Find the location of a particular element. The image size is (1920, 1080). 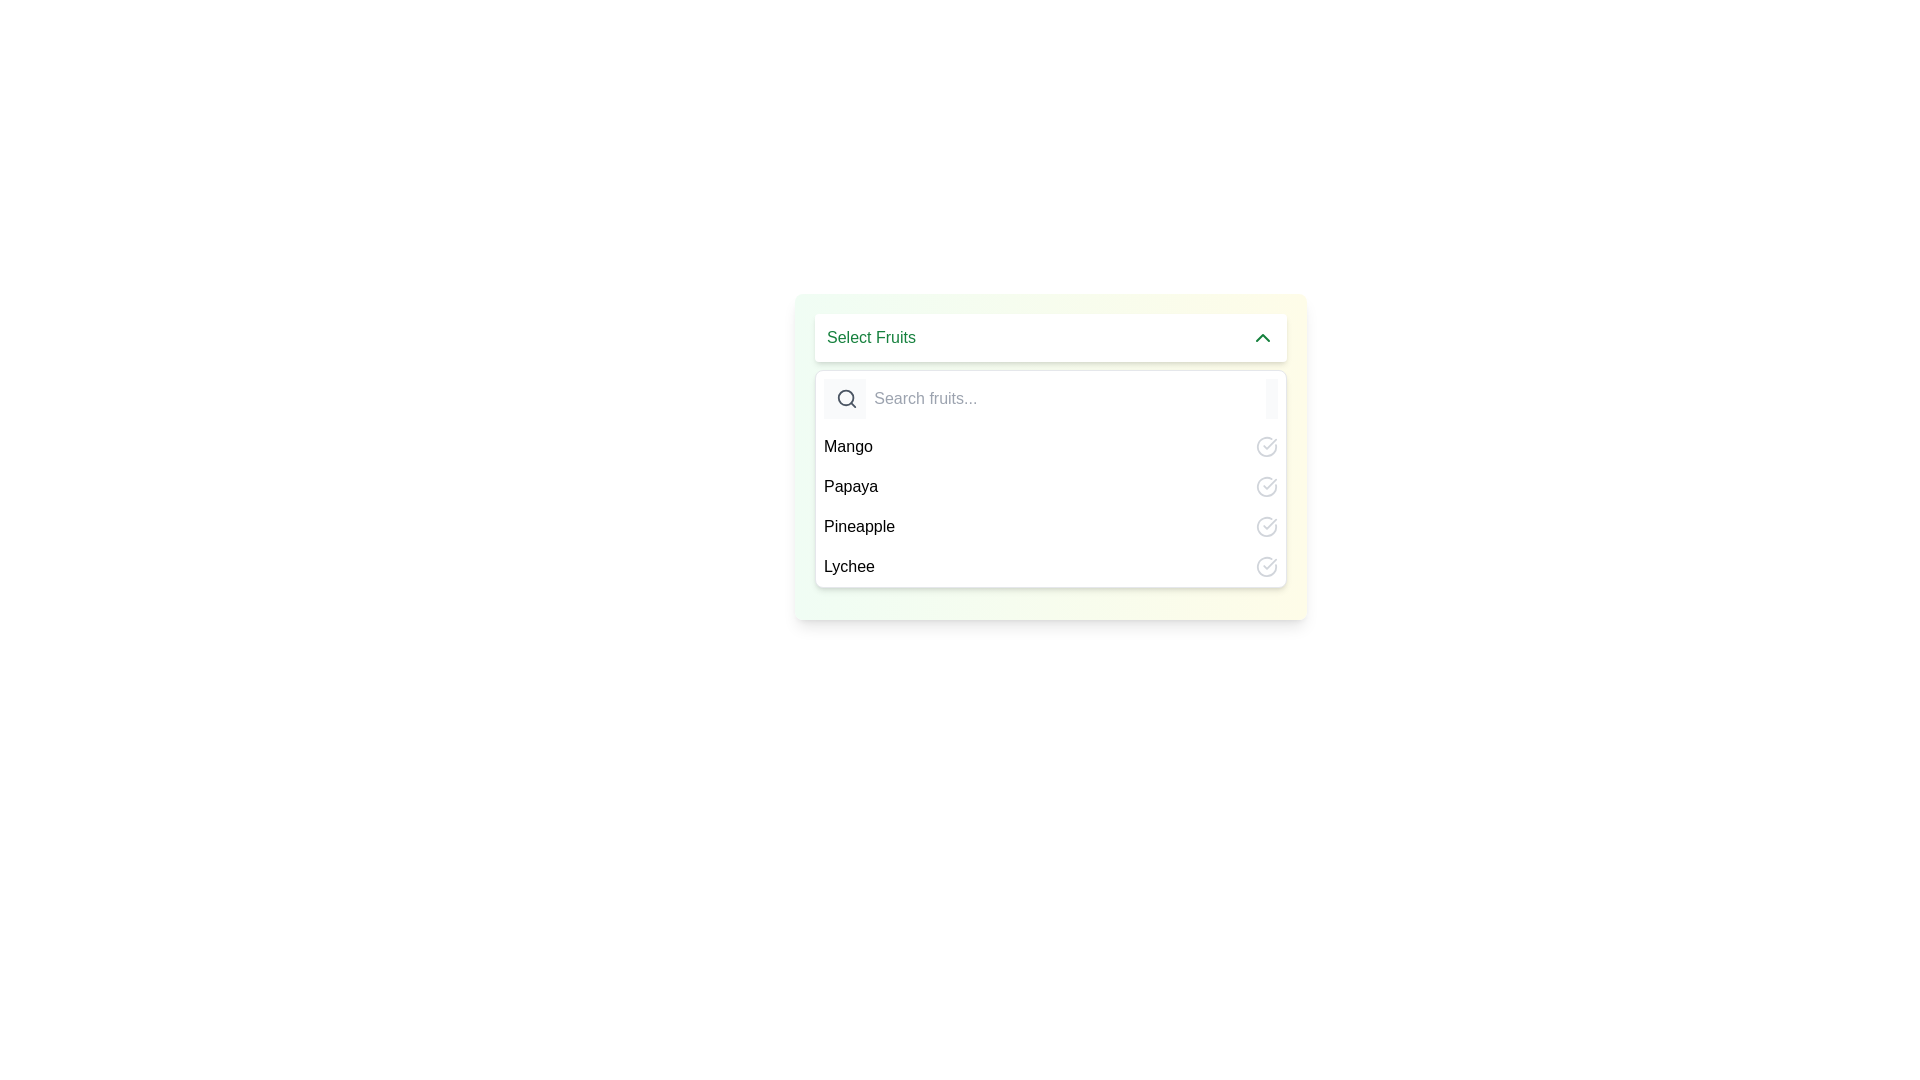

the selection status icon for the 'Pineapple' item located on the far right within the dropdown list in the 'Select Fruits' section is located at coordinates (1266, 526).